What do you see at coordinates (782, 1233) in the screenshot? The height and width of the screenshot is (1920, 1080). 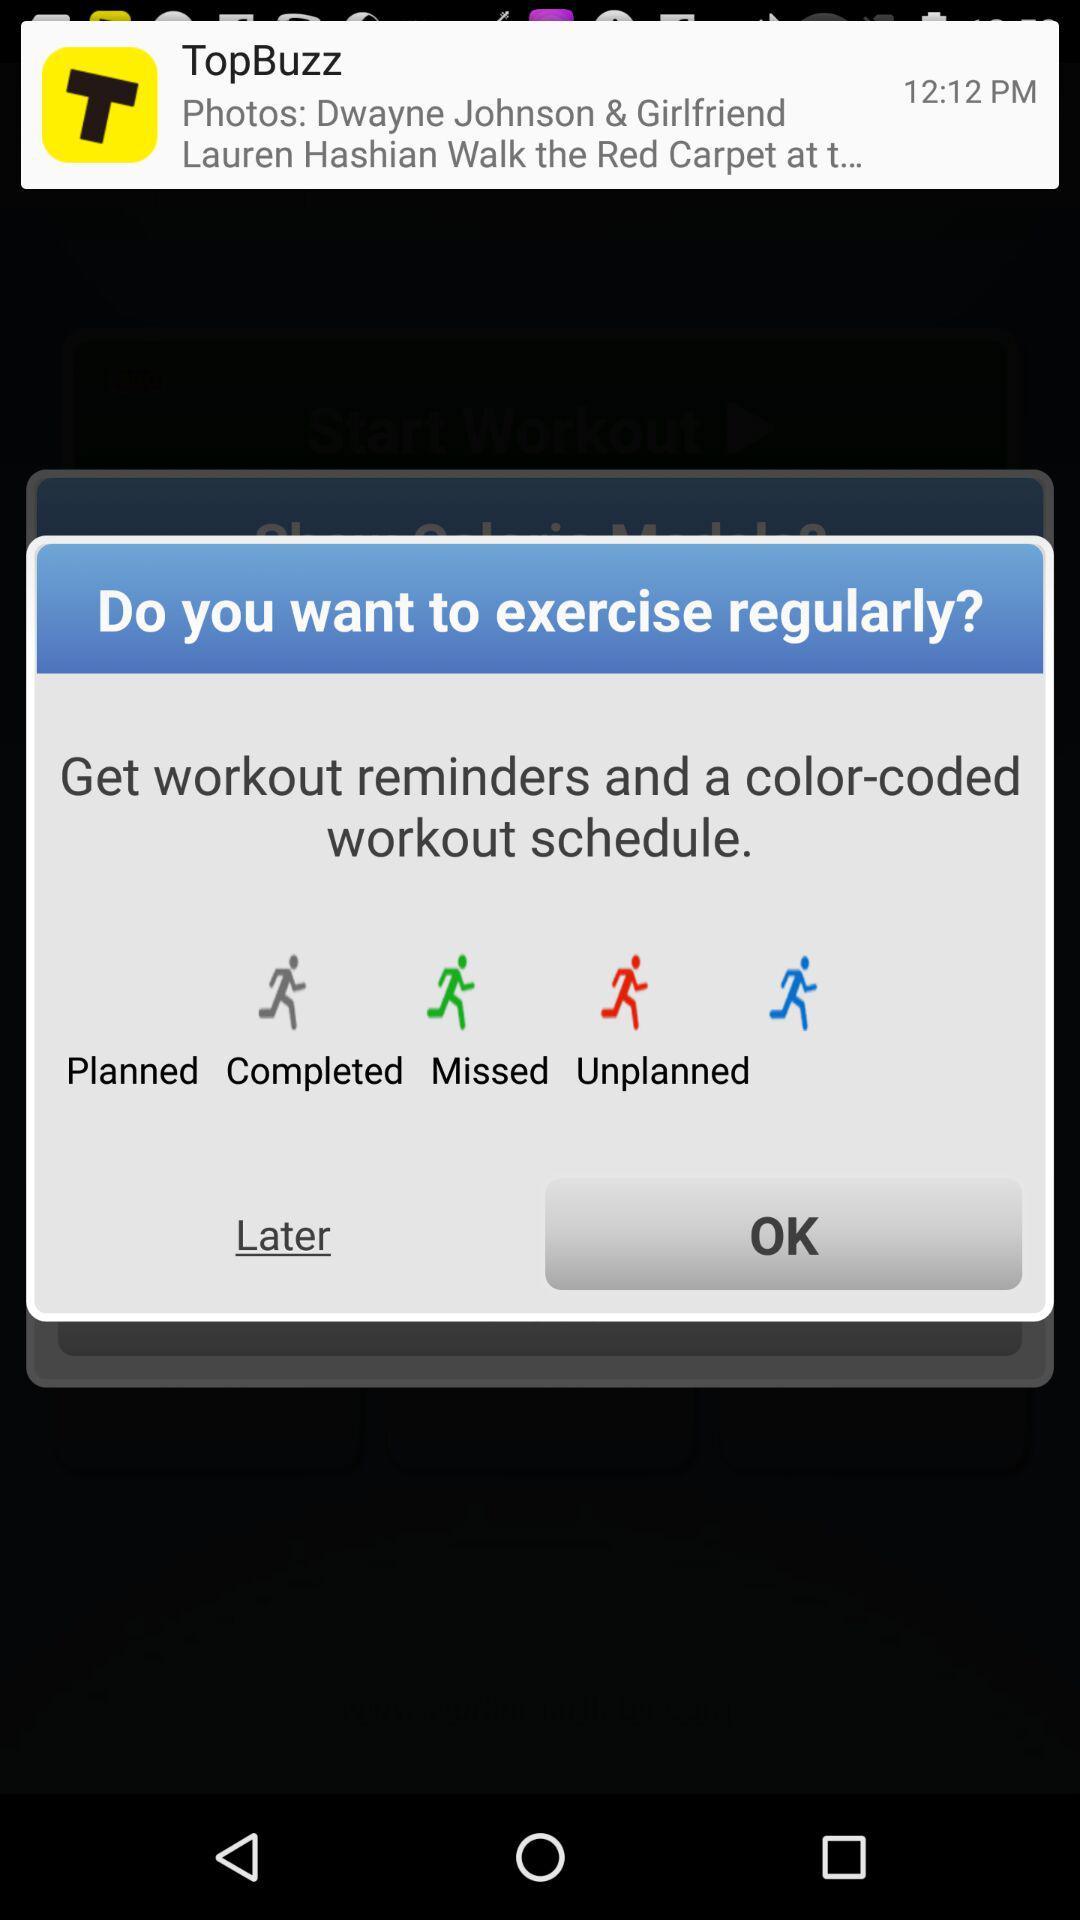 I see `item on the right` at bounding box center [782, 1233].